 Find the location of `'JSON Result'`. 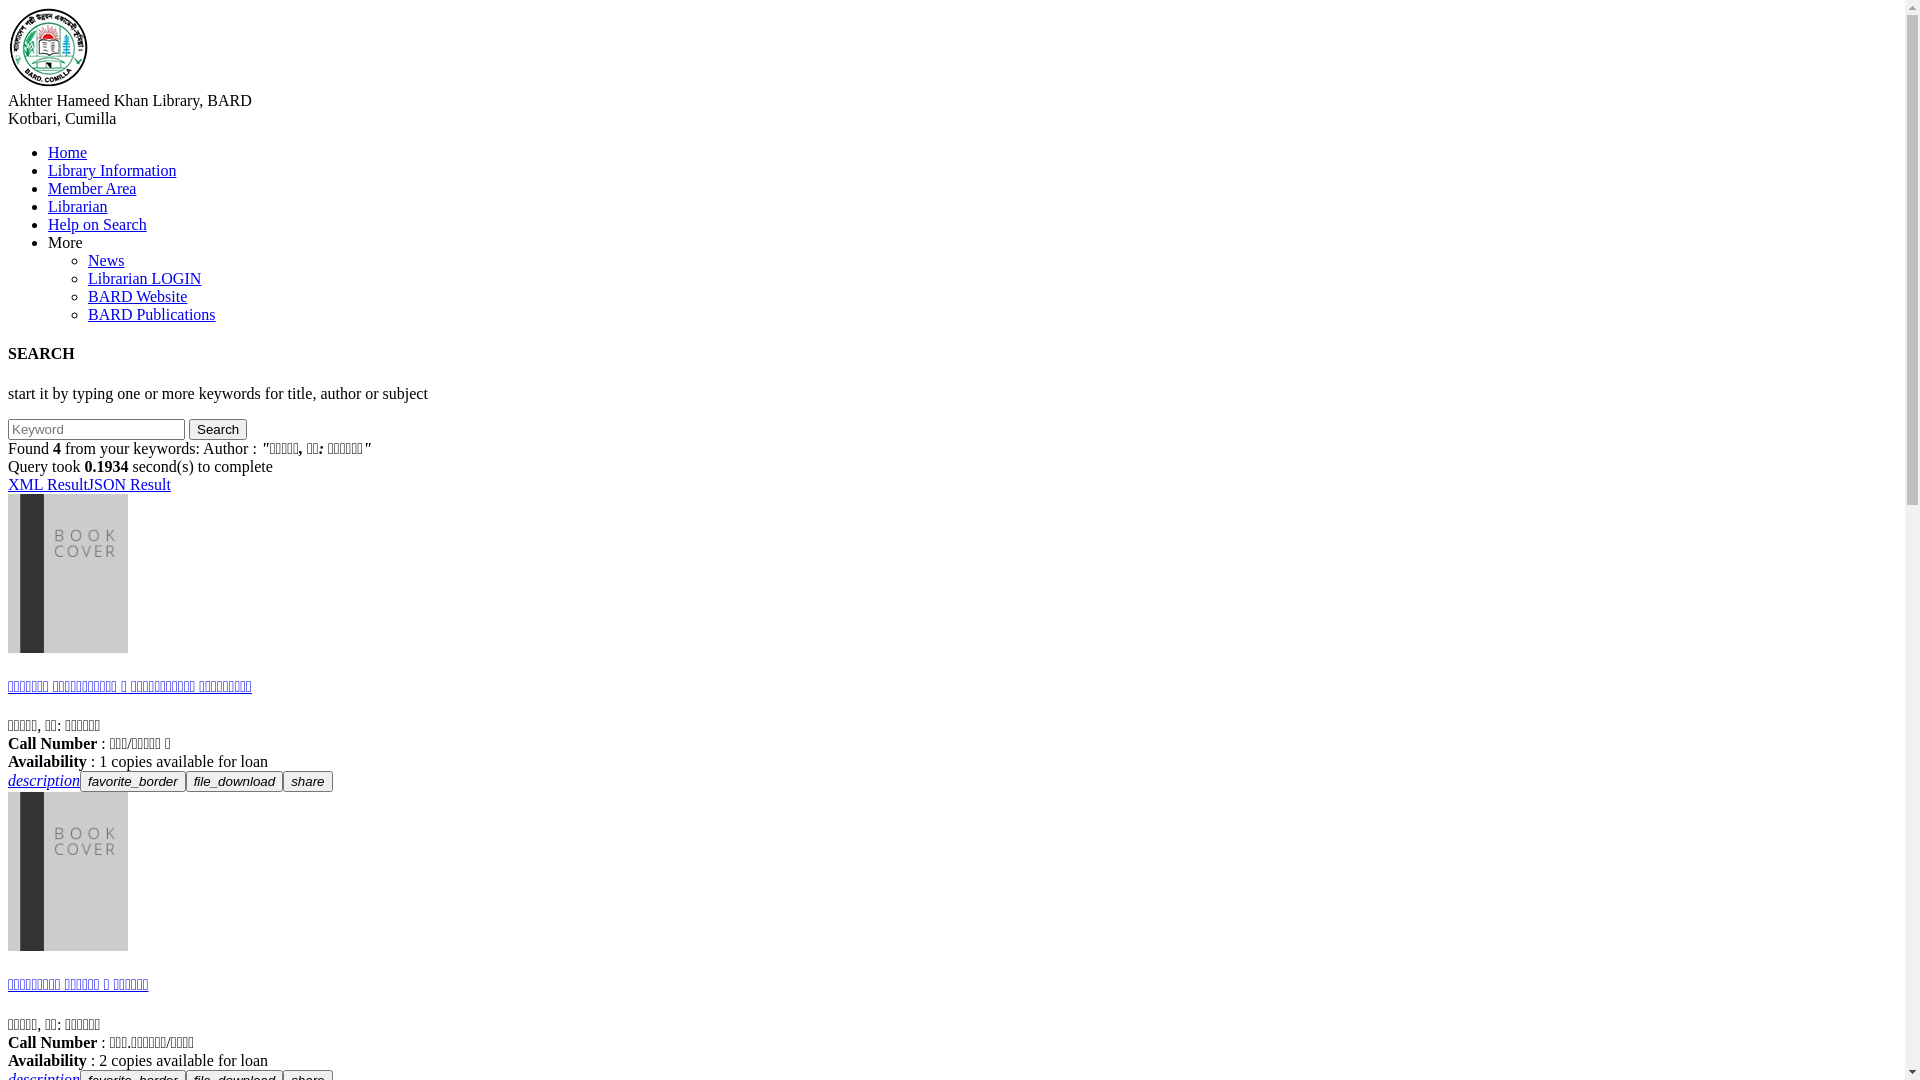

'JSON Result' is located at coordinates (128, 484).